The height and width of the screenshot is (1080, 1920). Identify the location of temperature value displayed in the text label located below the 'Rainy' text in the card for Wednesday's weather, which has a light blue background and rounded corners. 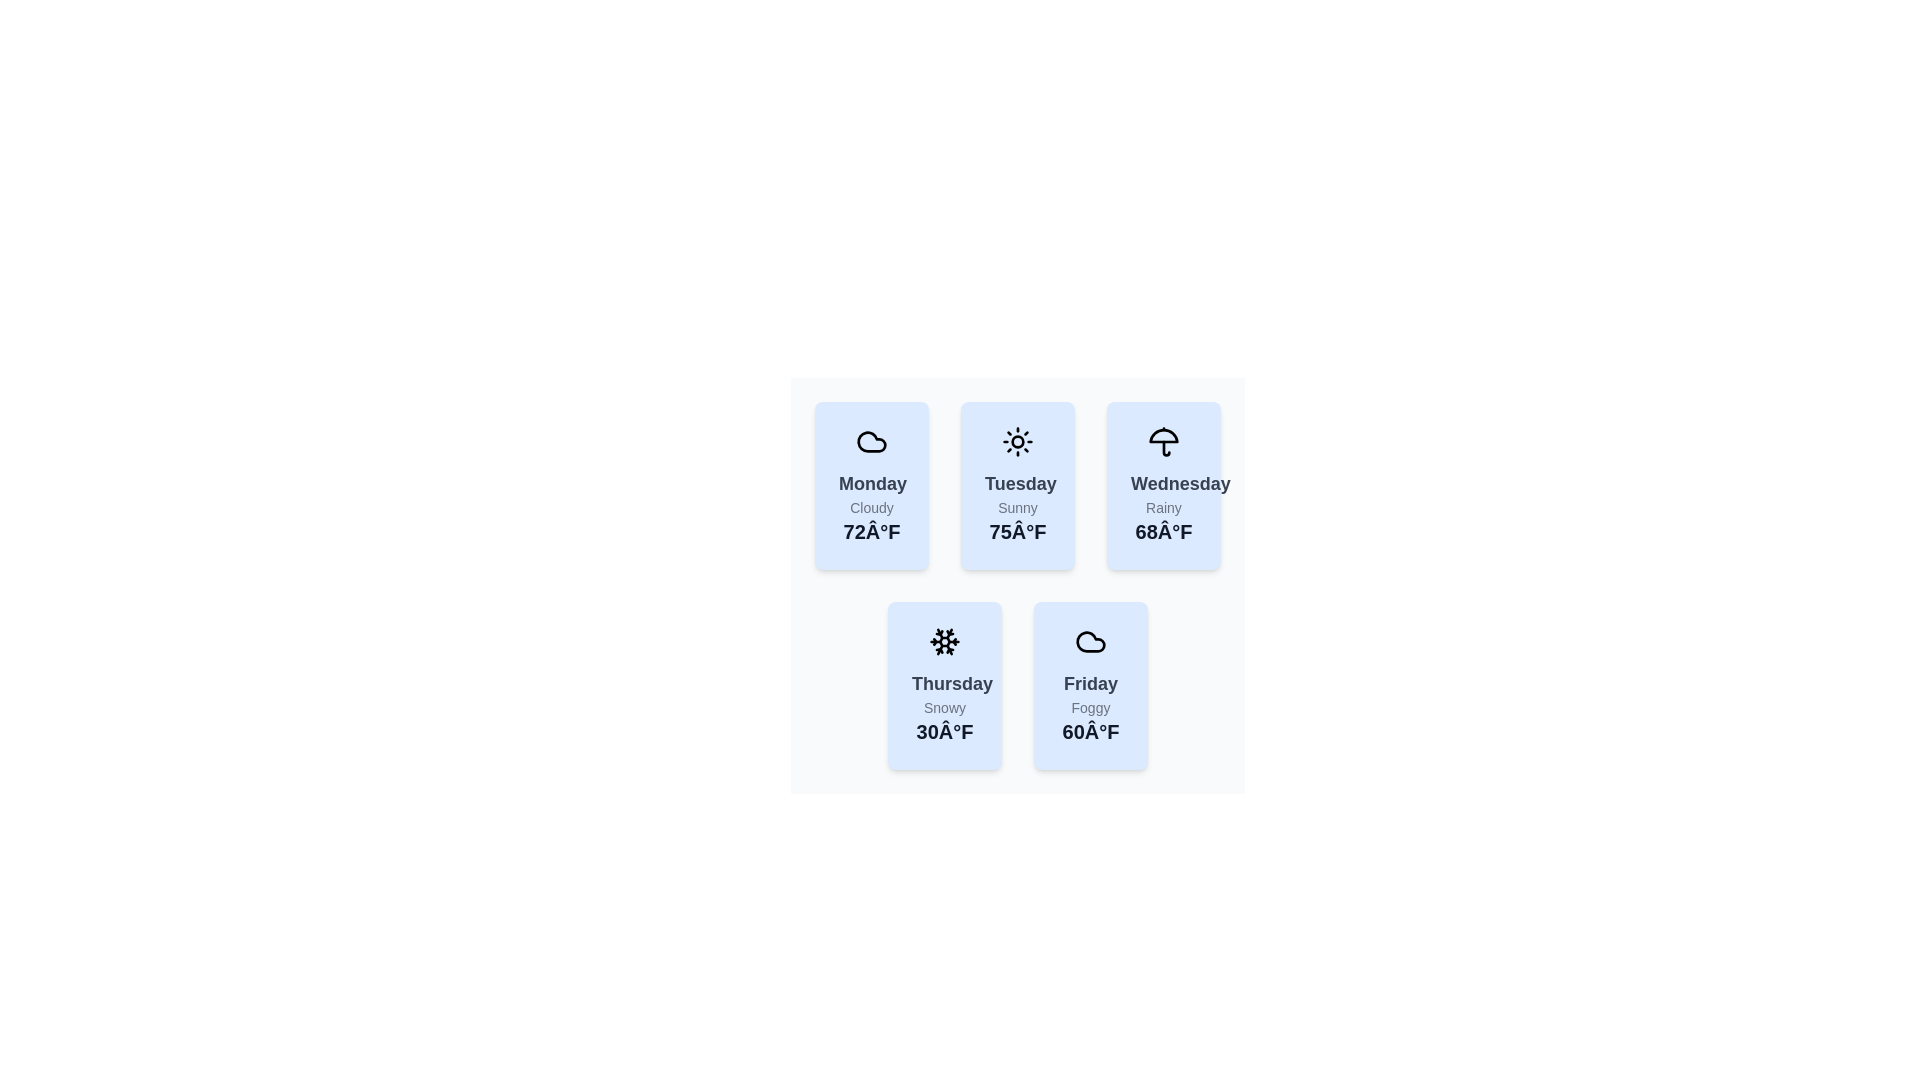
(1163, 531).